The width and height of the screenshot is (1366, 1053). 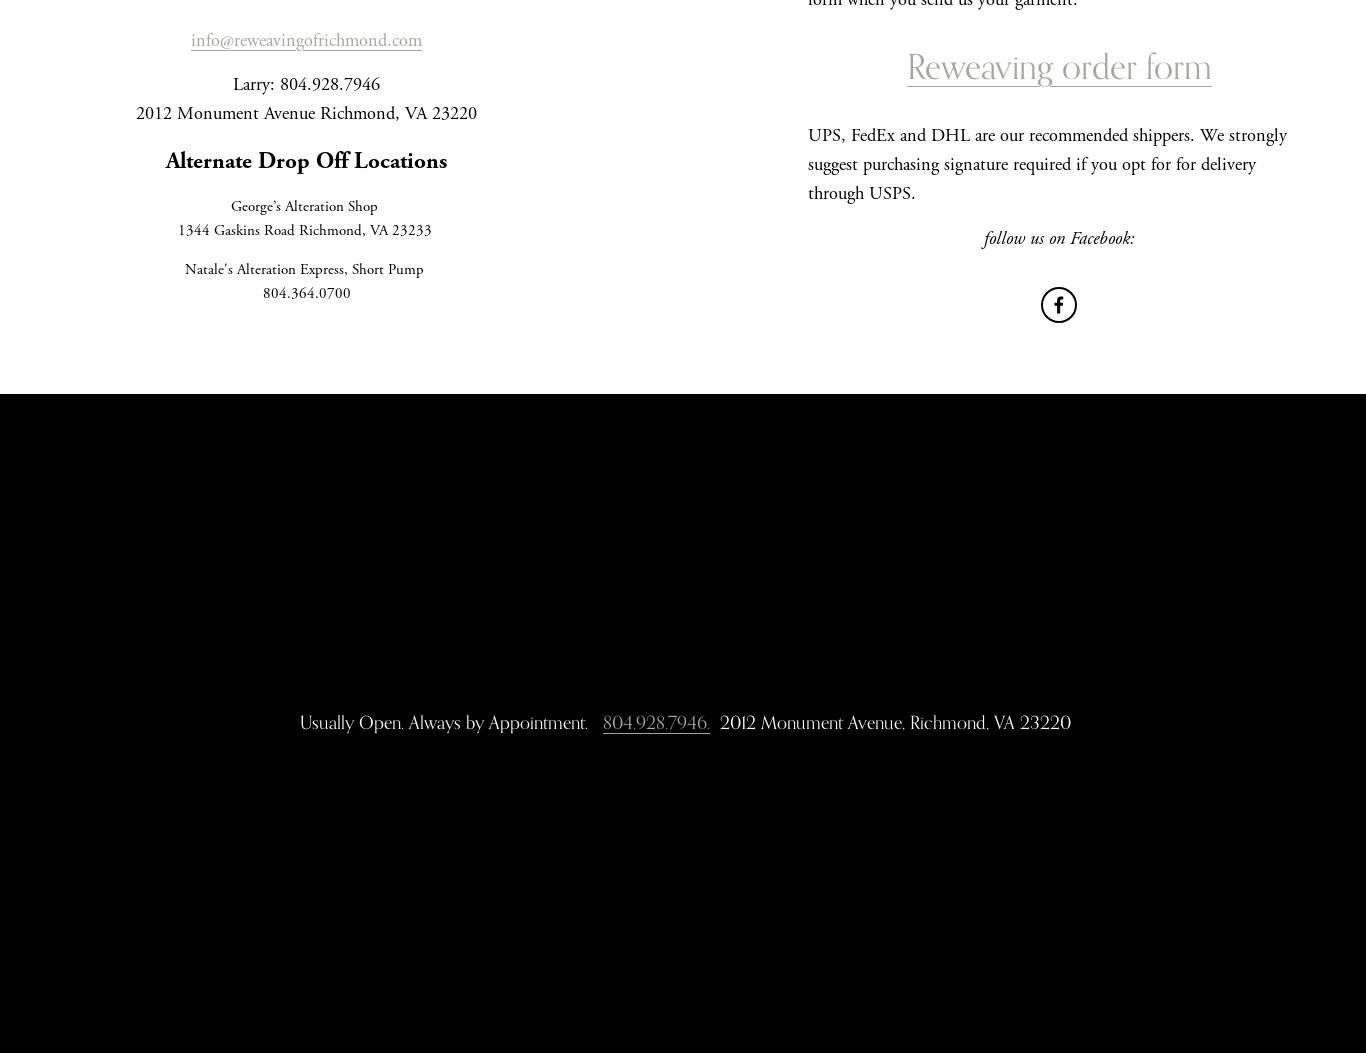 I want to click on 'Reweaving order form', so click(x=1057, y=65).